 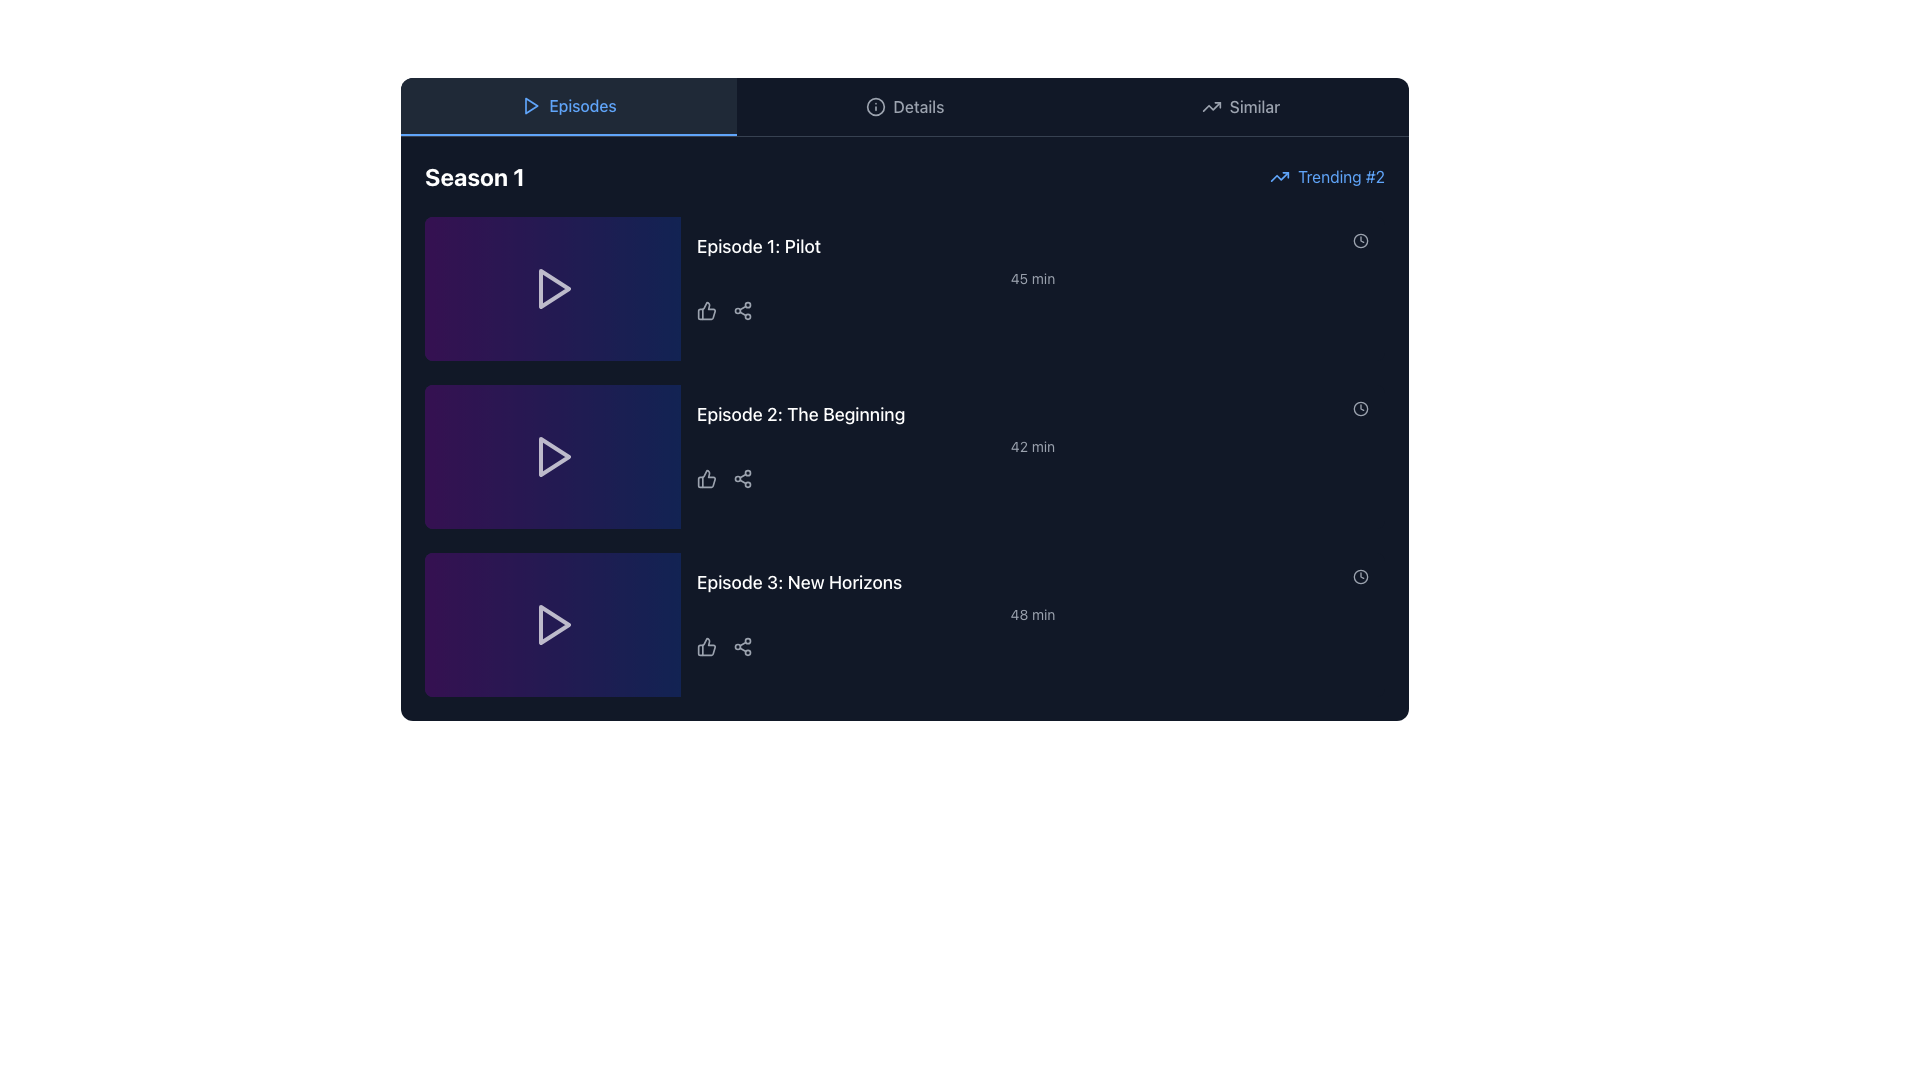 I want to click on the second list item that displays the title and runtime of a specific episode in the series, located below 'Episode 1: Pilot' and above 'Episode 3: New Horizons', so click(x=1032, y=456).